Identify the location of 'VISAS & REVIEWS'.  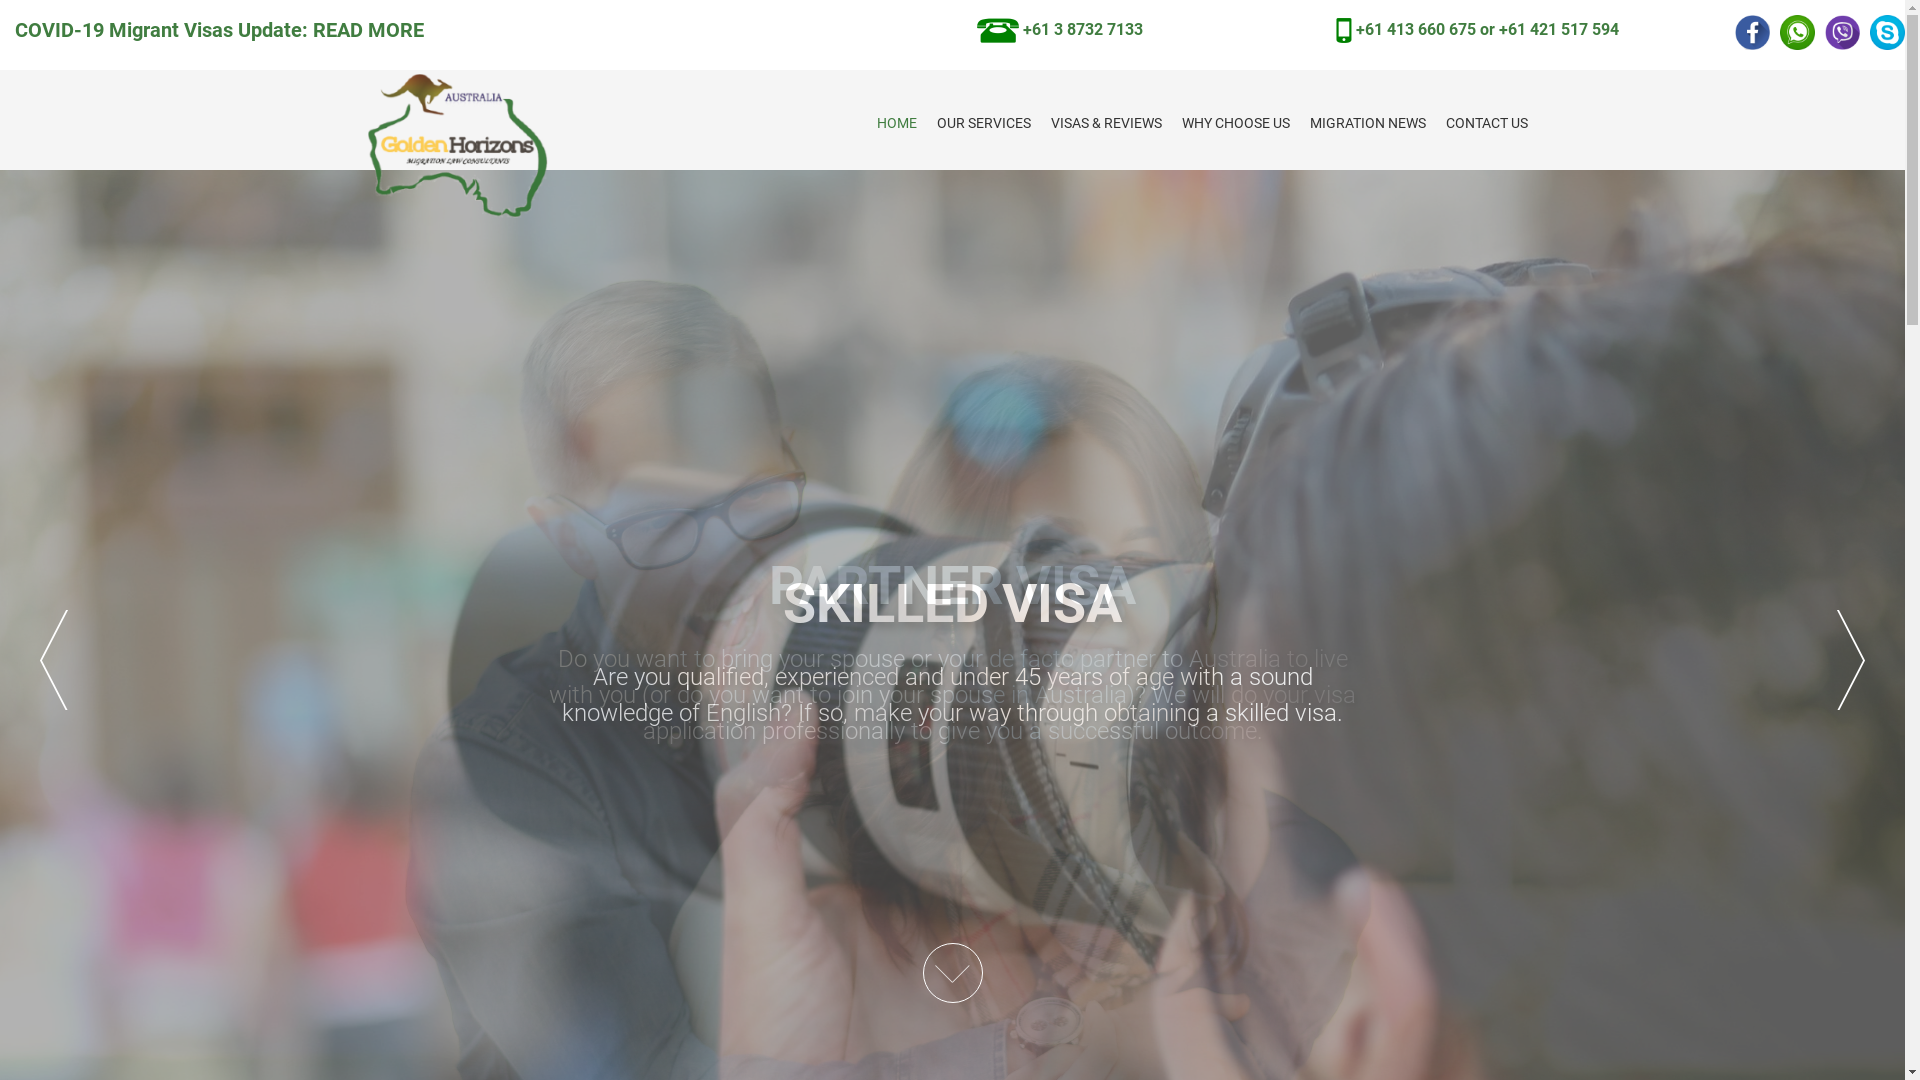
(1104, 123).